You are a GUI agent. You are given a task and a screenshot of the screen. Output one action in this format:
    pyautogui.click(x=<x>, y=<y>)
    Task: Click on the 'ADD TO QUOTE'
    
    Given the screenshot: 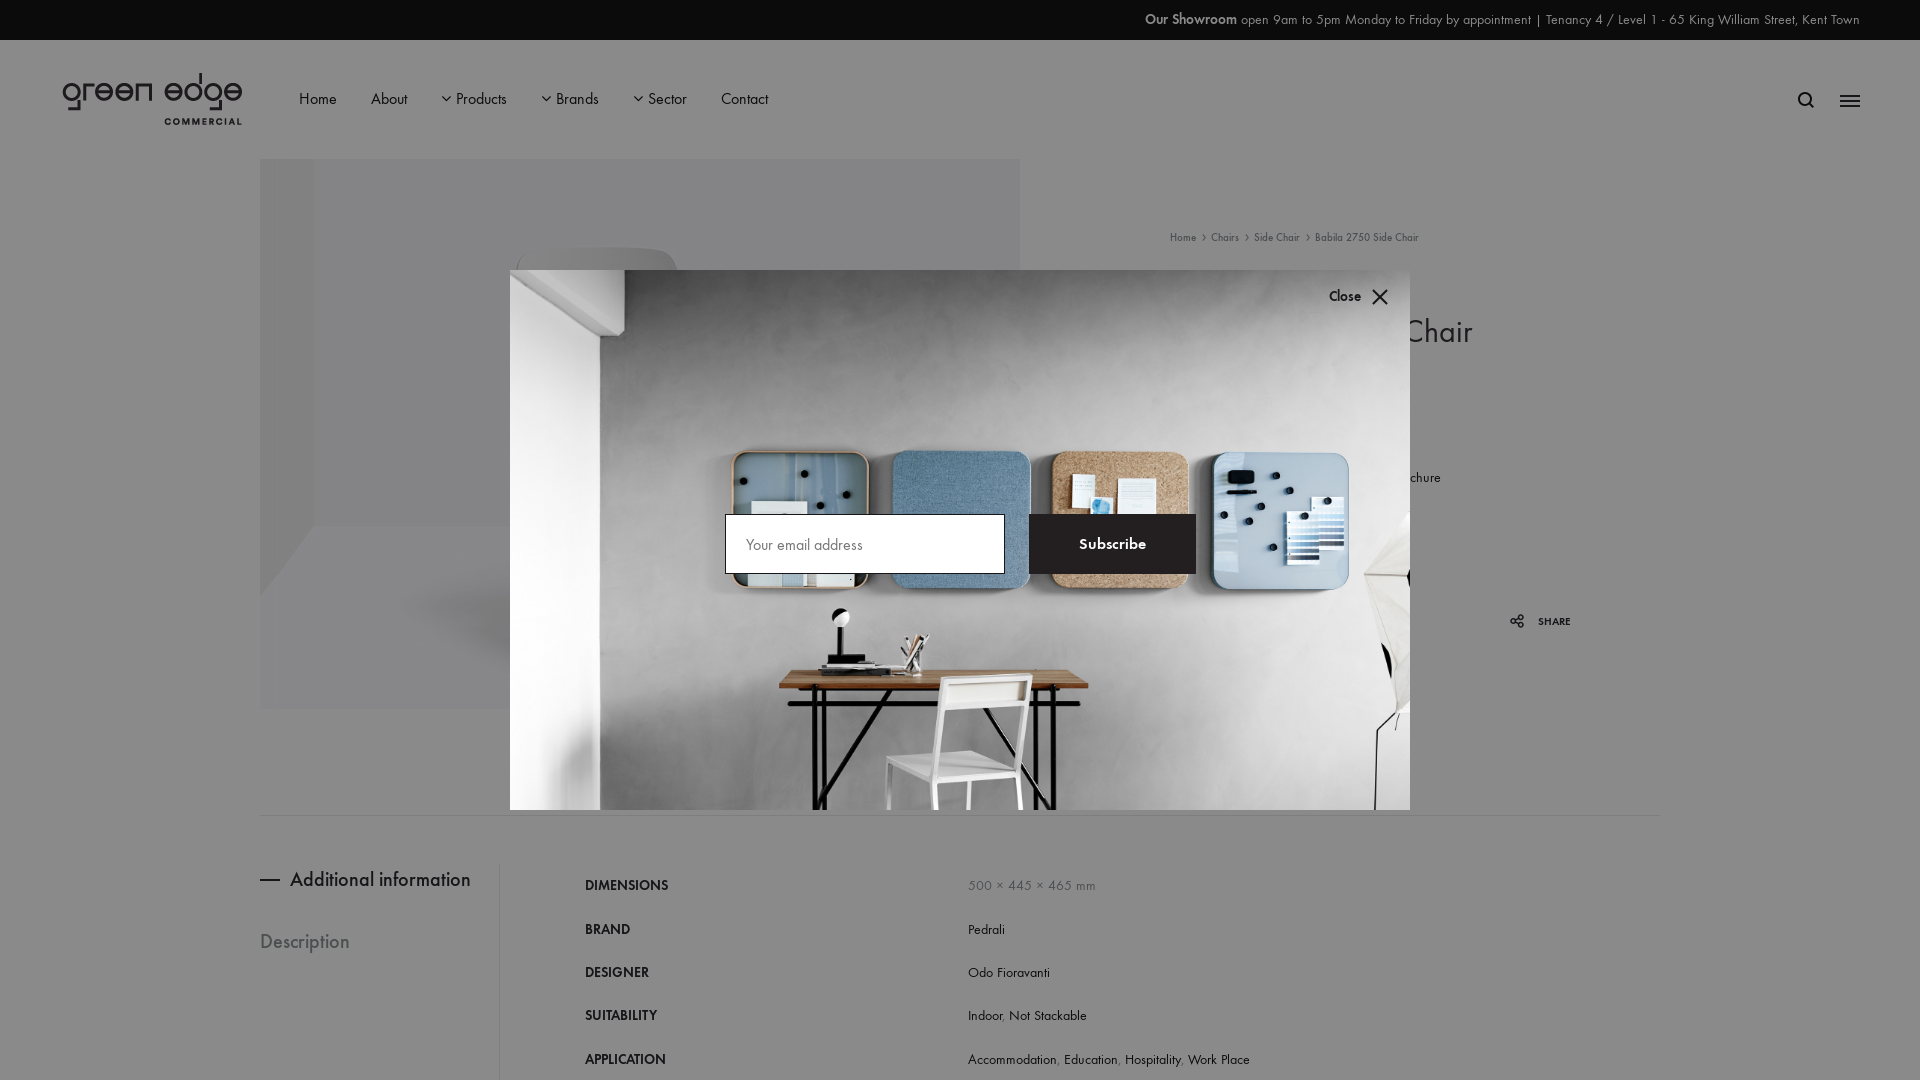 What is the action you would take?
    pyautogui.click(x=1256, y=593)
    